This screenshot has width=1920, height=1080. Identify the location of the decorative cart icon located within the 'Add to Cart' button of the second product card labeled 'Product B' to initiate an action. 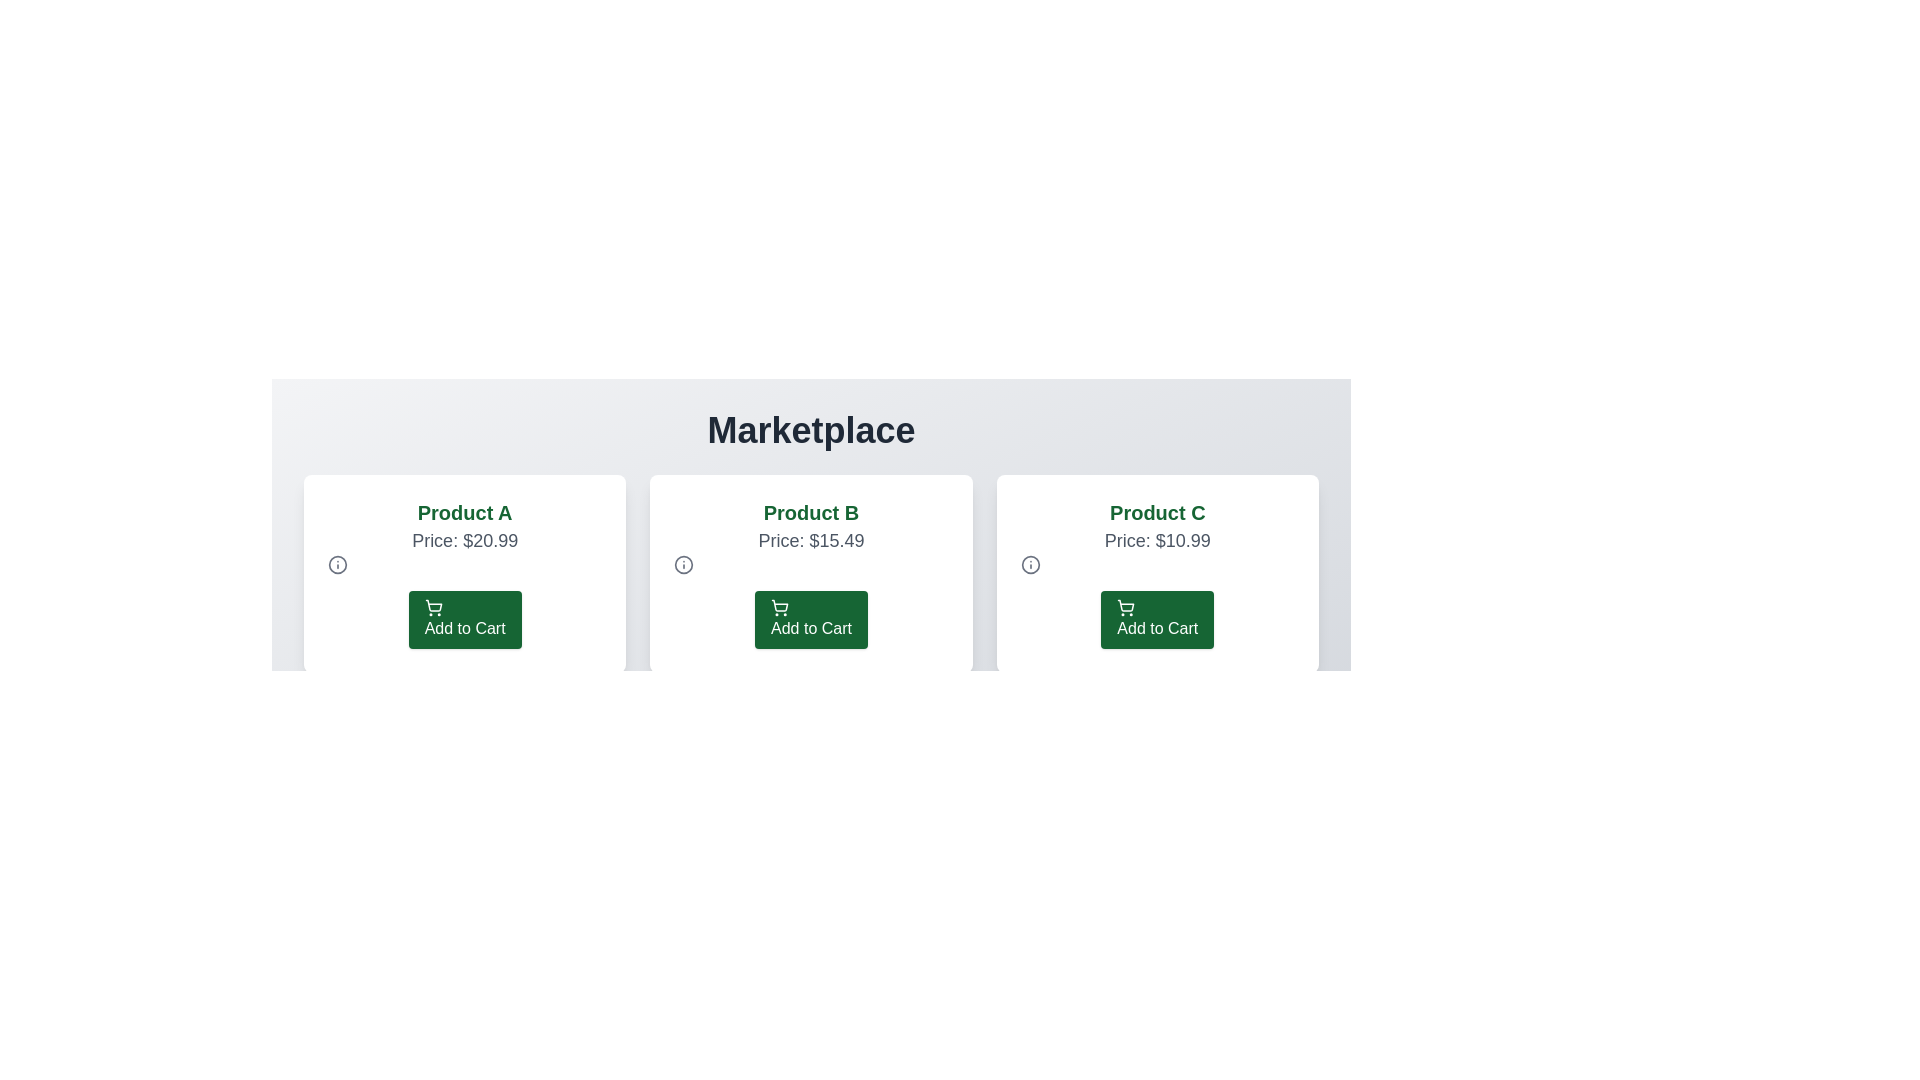
(779, 604).